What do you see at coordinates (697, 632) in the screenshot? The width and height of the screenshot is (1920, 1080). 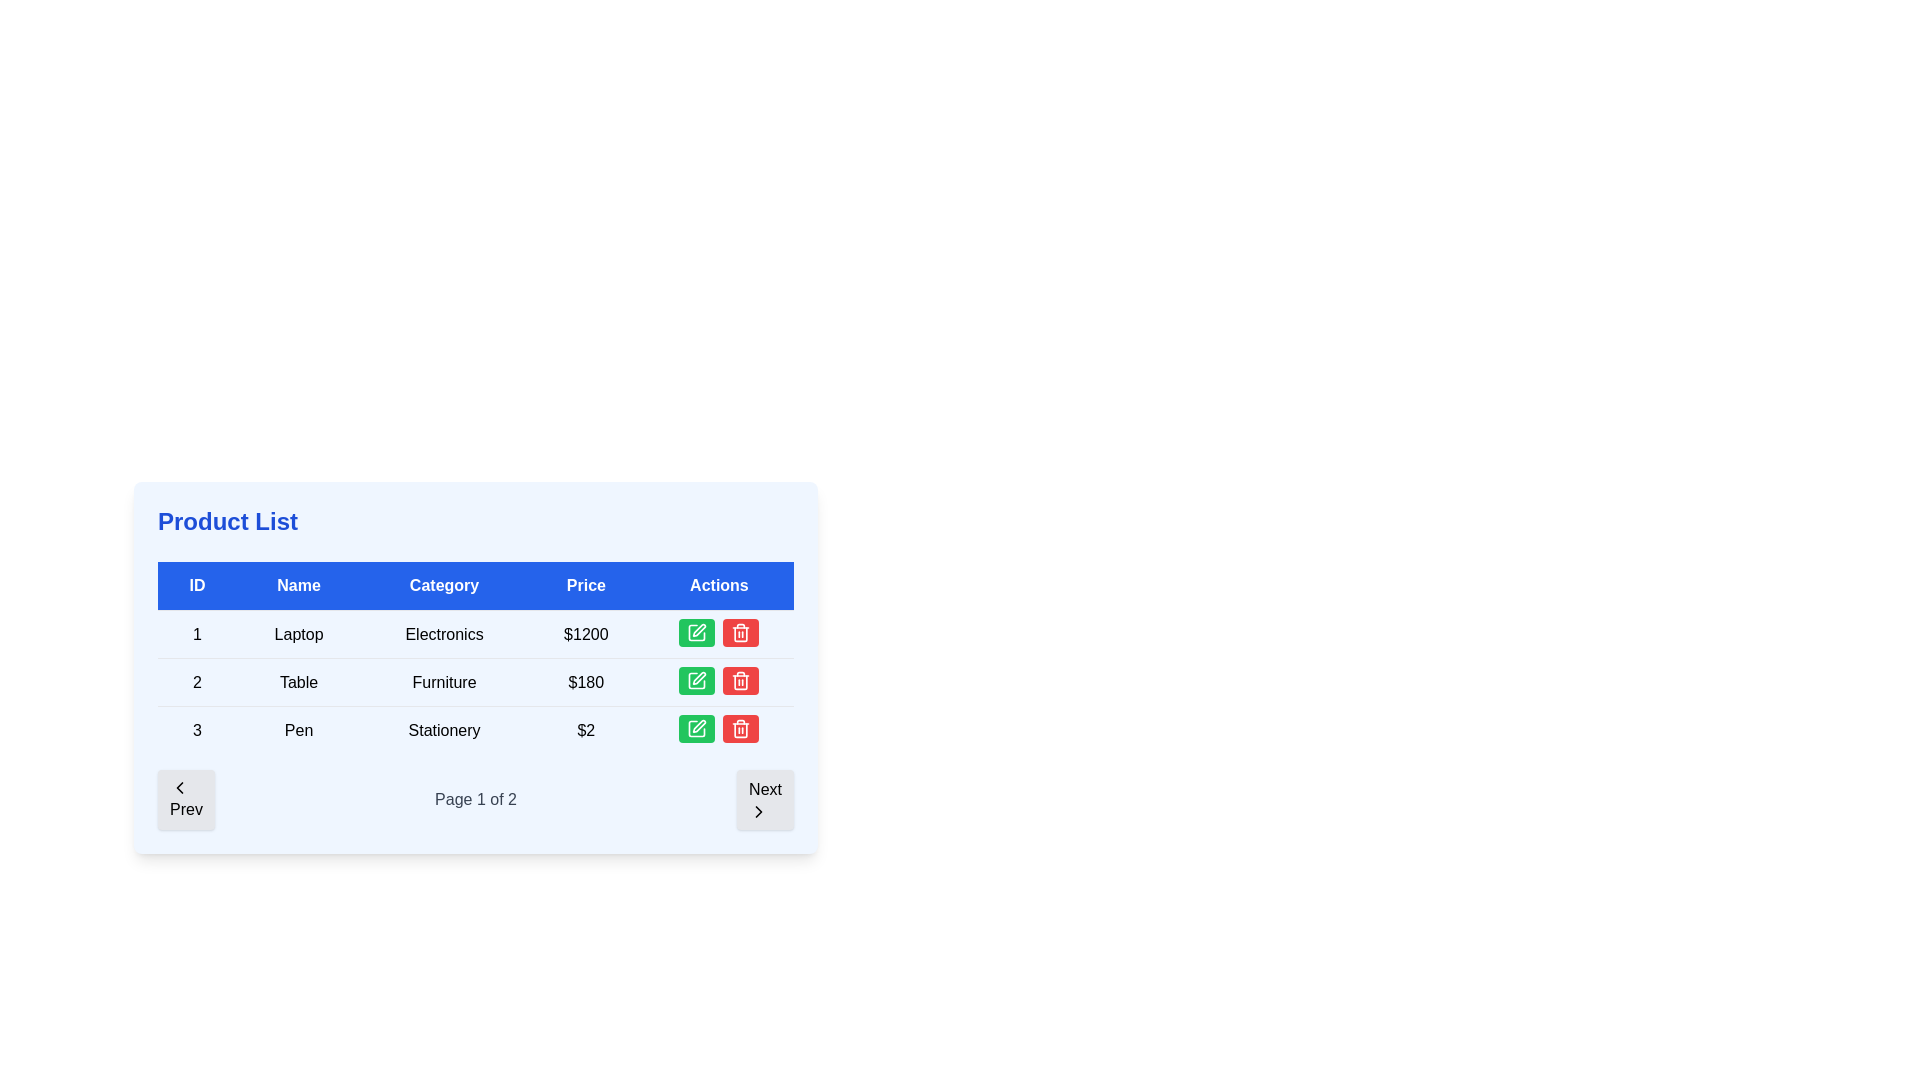 I see `the small rectangular green button with a white pen icon located at the rightmost position for the 'Laptop' product entry in the 'Actions' column` at bounding box center [697, 632].